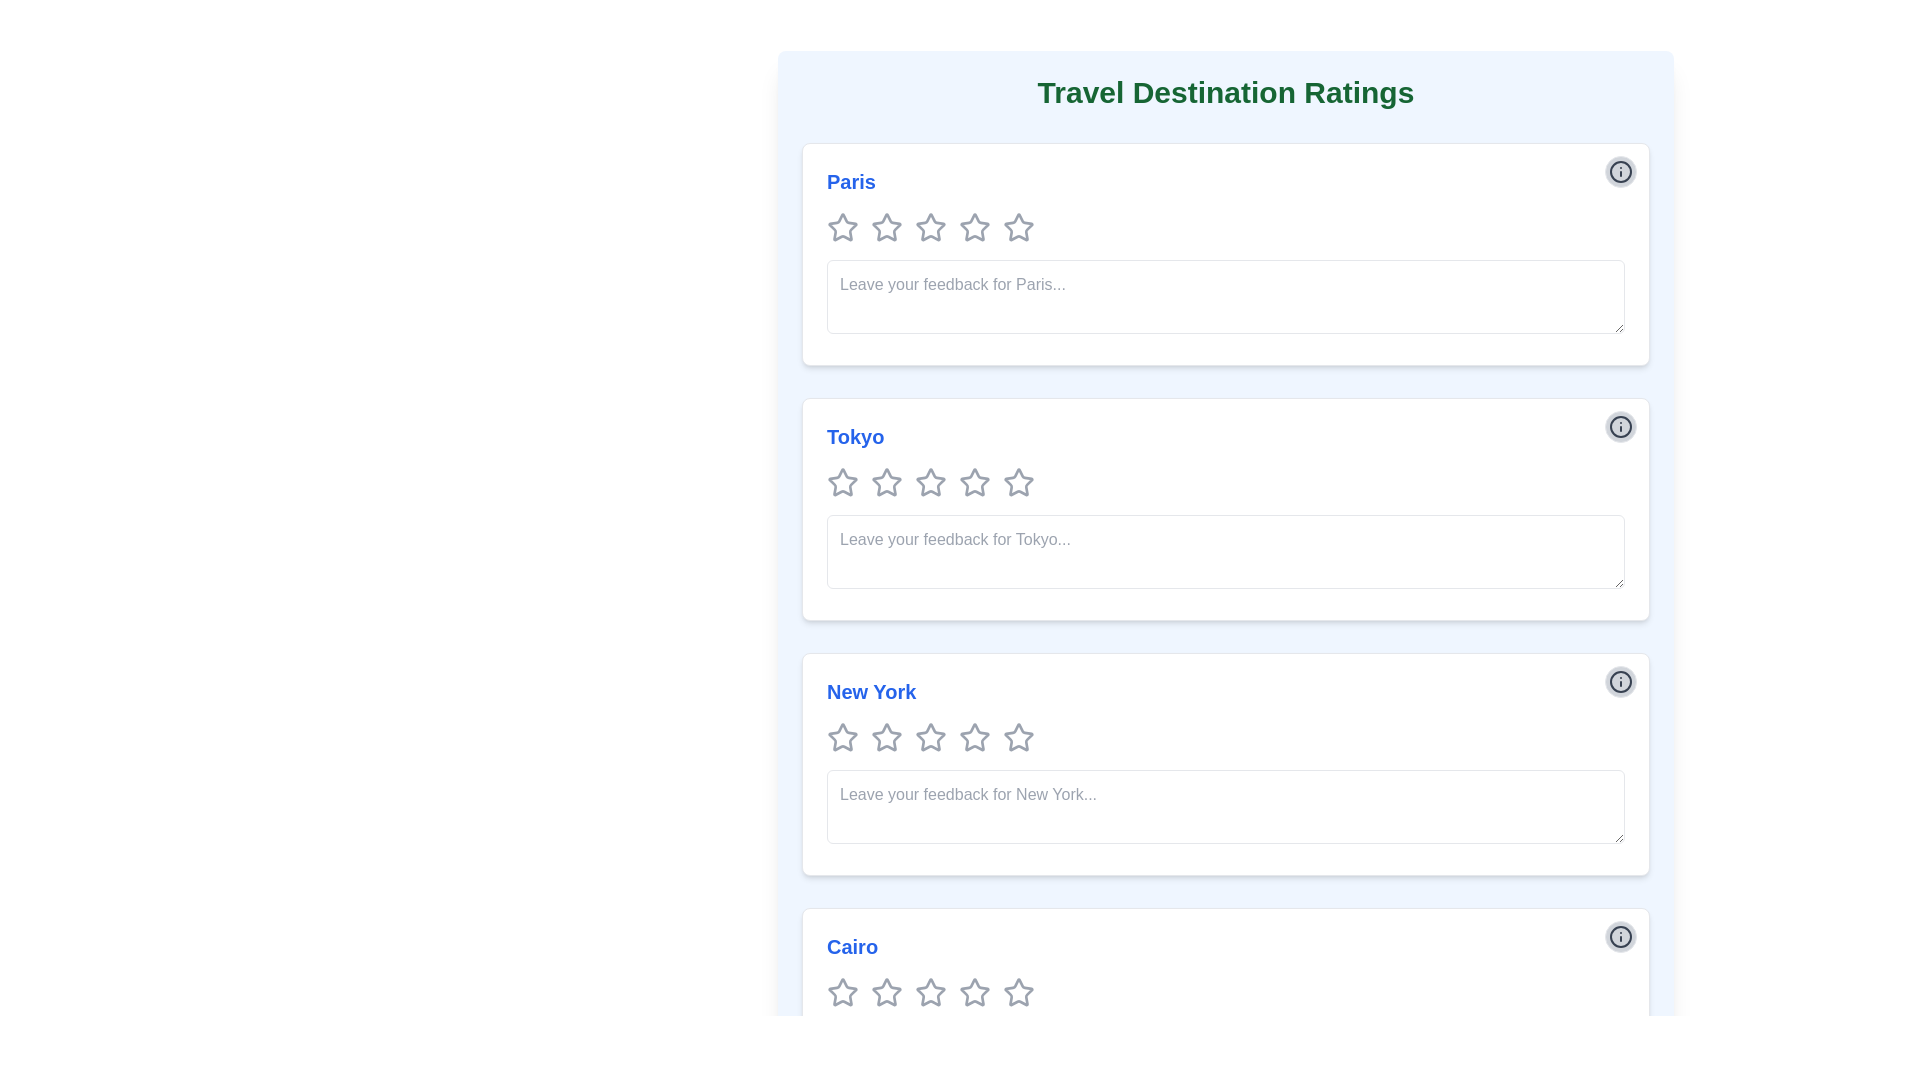 The height and width of the screenshot is (1080, 1920). I want to click on the text label displaying 'Paris', which is styled in blue and positioned at the top of its section, just above the rating stars and feedback input box, so click(851, 181).